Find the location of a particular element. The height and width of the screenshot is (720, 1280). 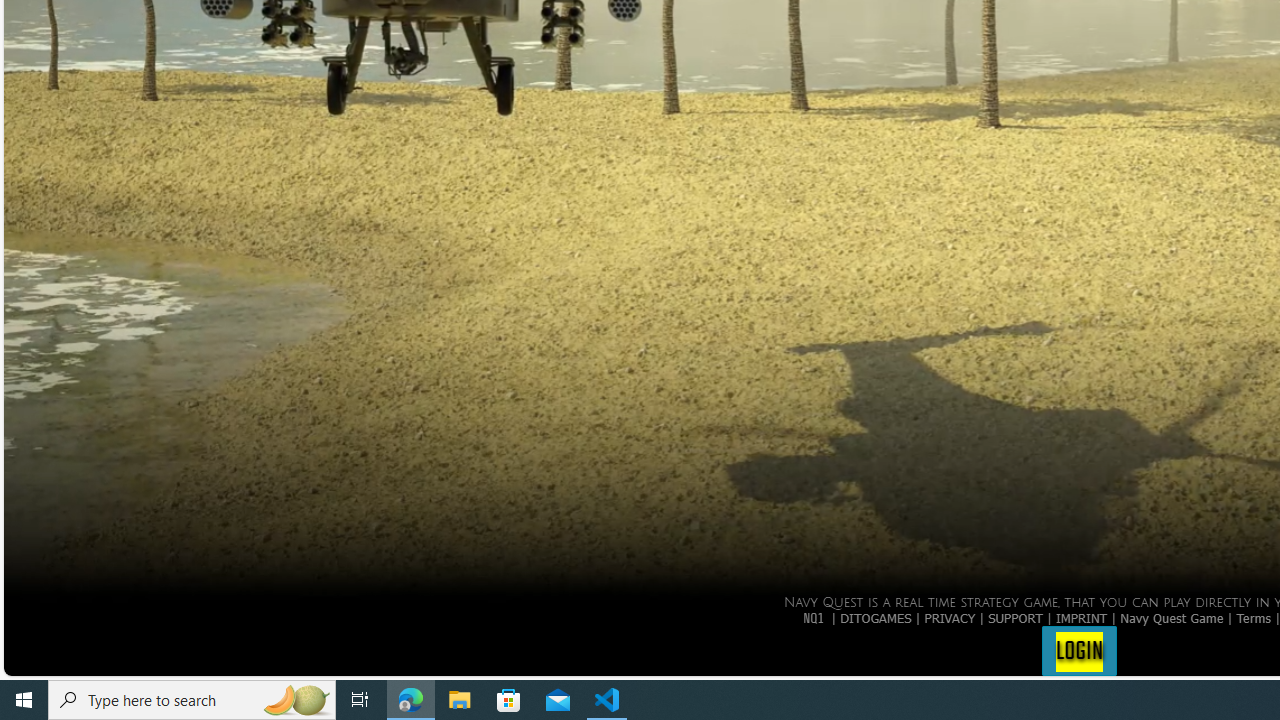

'Microsoft Store' is located at coordinates (509, 698).